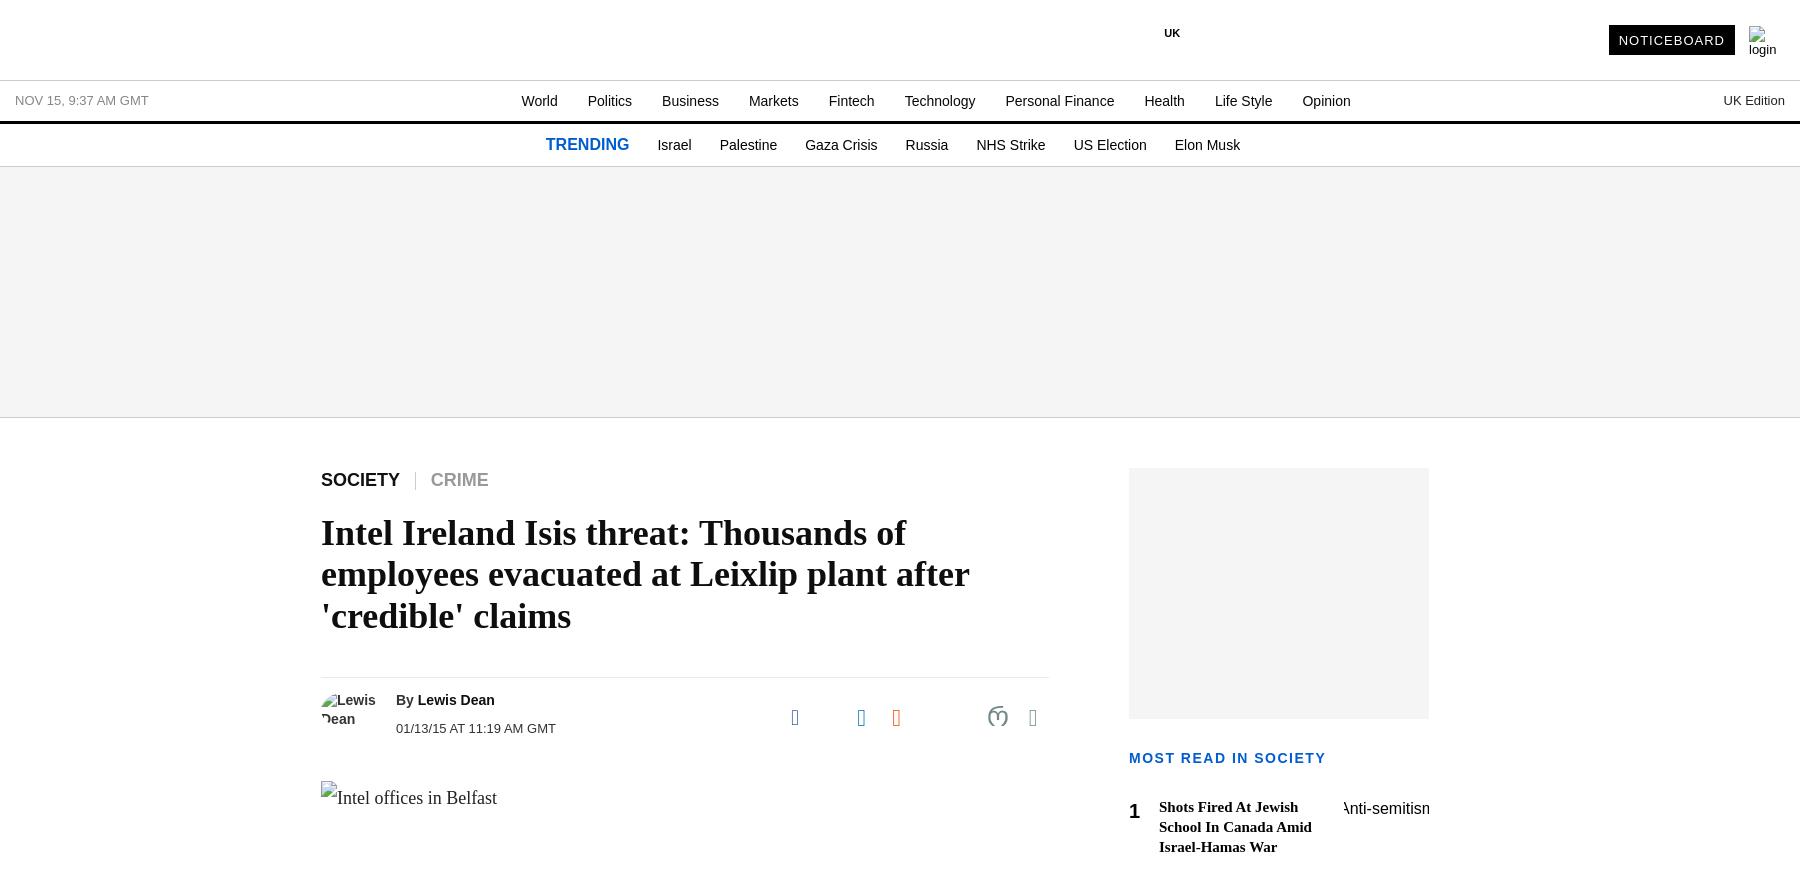 The height and width of the screenshot is (871, 1800). I want to click on '- Finance & Banking', so click(76, 773).